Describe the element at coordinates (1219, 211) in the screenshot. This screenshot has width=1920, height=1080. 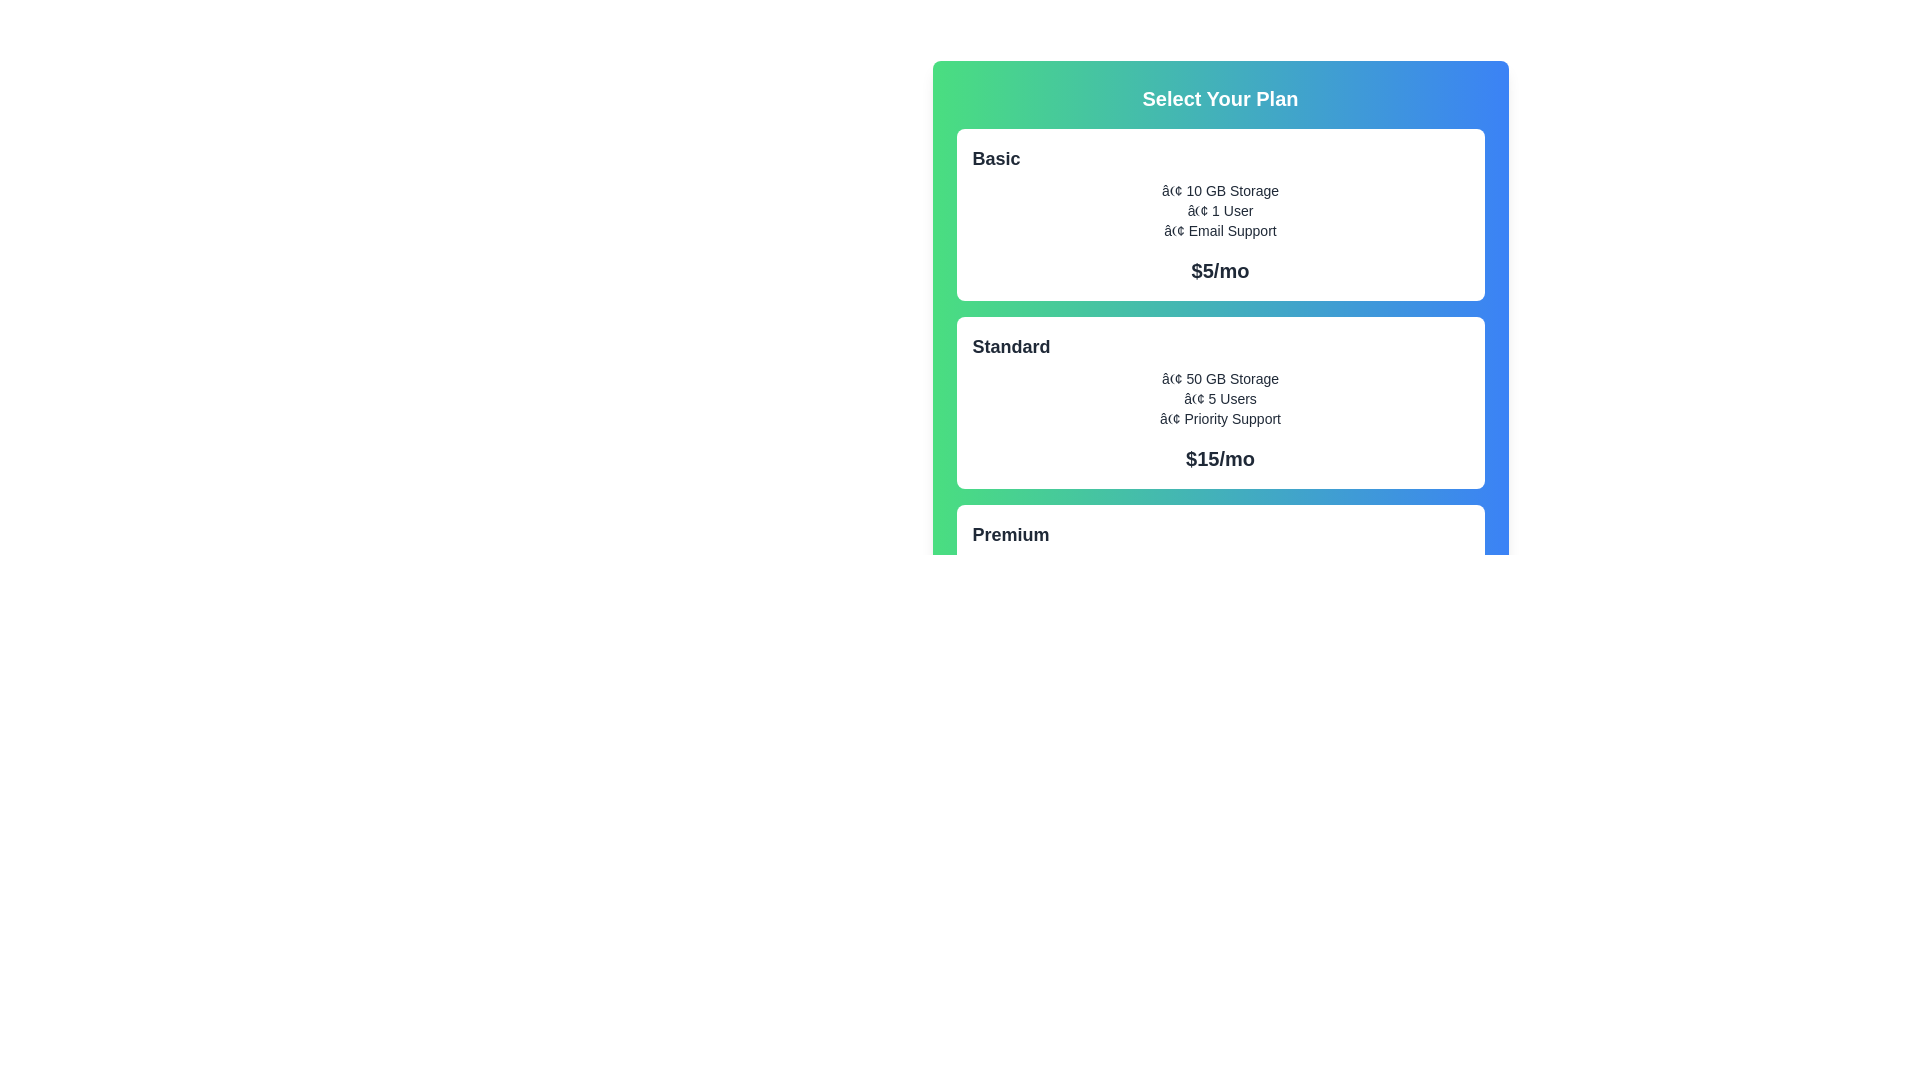
I see `static text displaying the number of users allowed in the 'Basic' pricing plan, located in the 'Basic' section of the pricing plan interface, second in the list of features` at that location.